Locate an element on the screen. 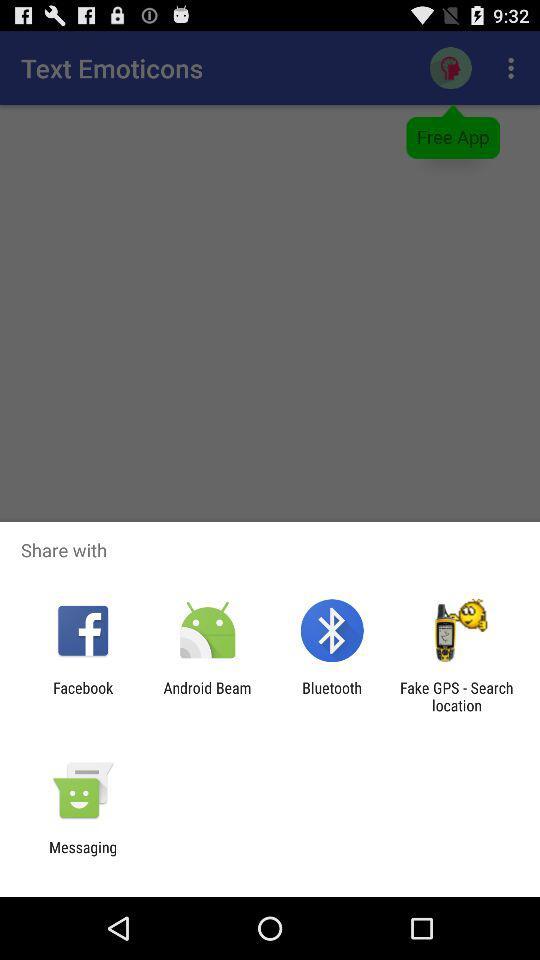  the app to the right of the bluetooth item is located at coordinates (456, 696).